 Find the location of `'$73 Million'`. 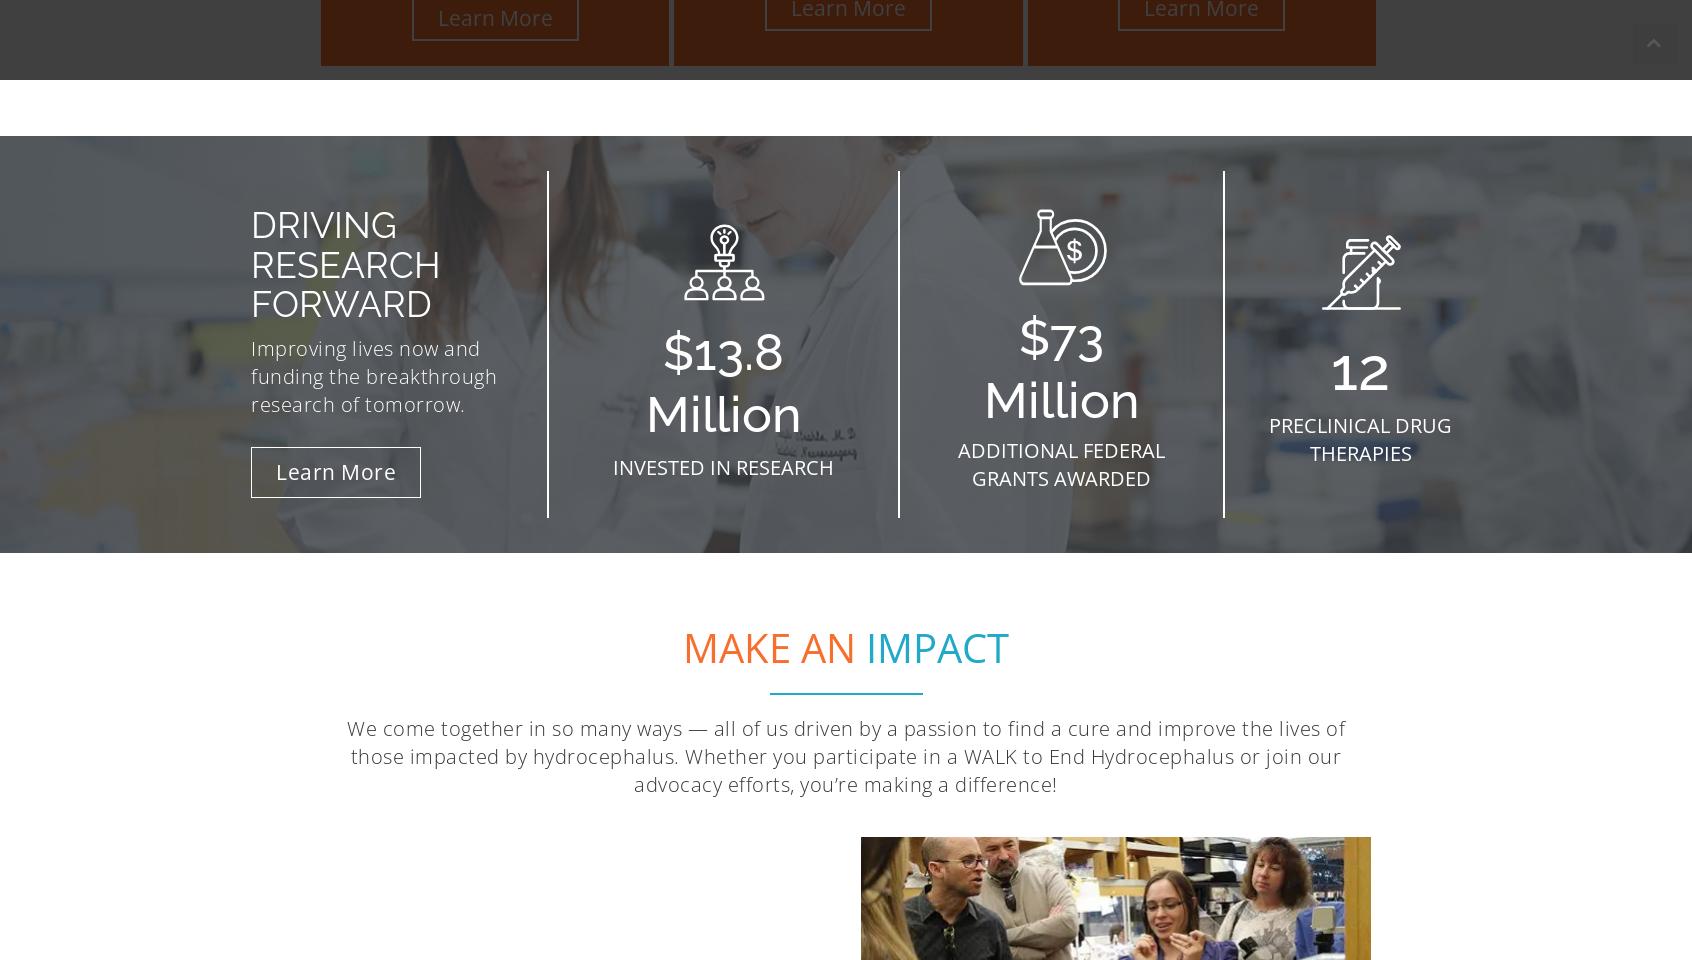

'$73 Million' is located at coordinates (983, 367).